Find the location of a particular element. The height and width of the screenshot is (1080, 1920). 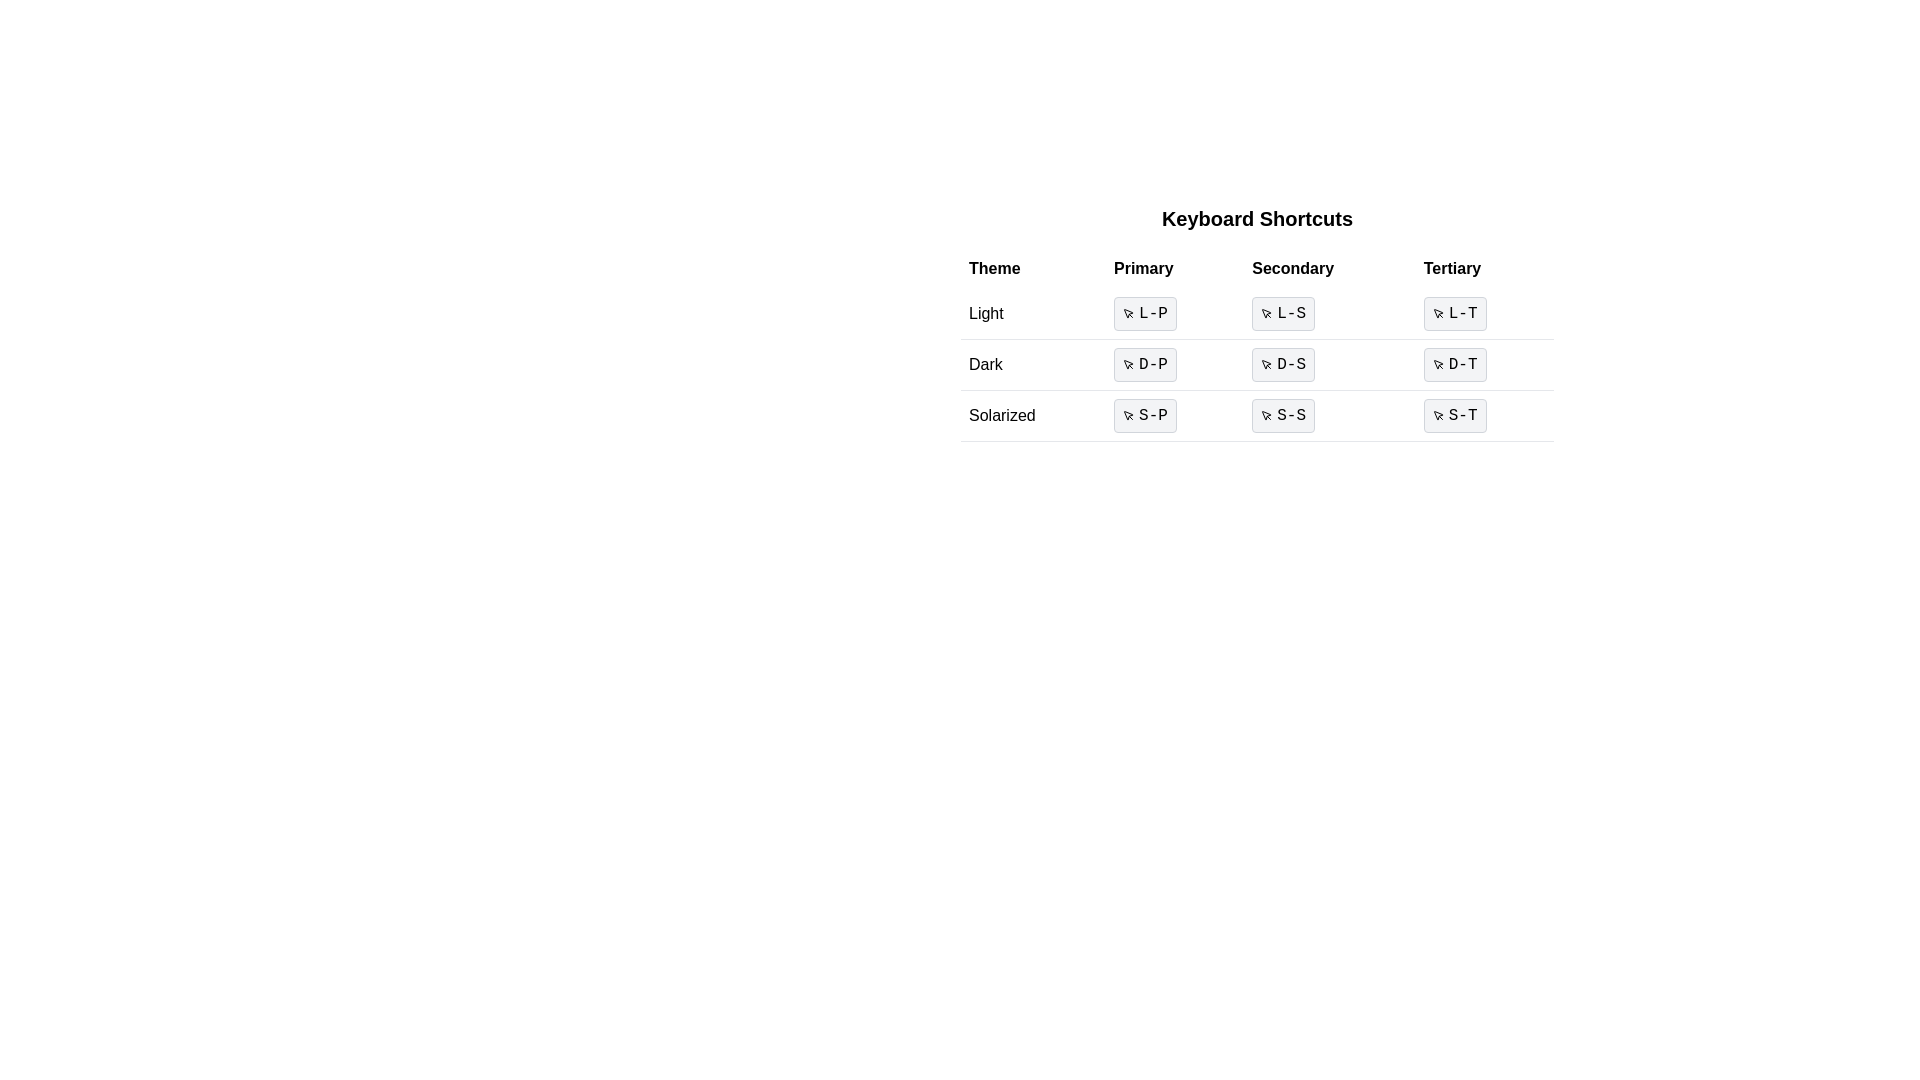

the 'S-S' button is located at coordinates (1256, 415).